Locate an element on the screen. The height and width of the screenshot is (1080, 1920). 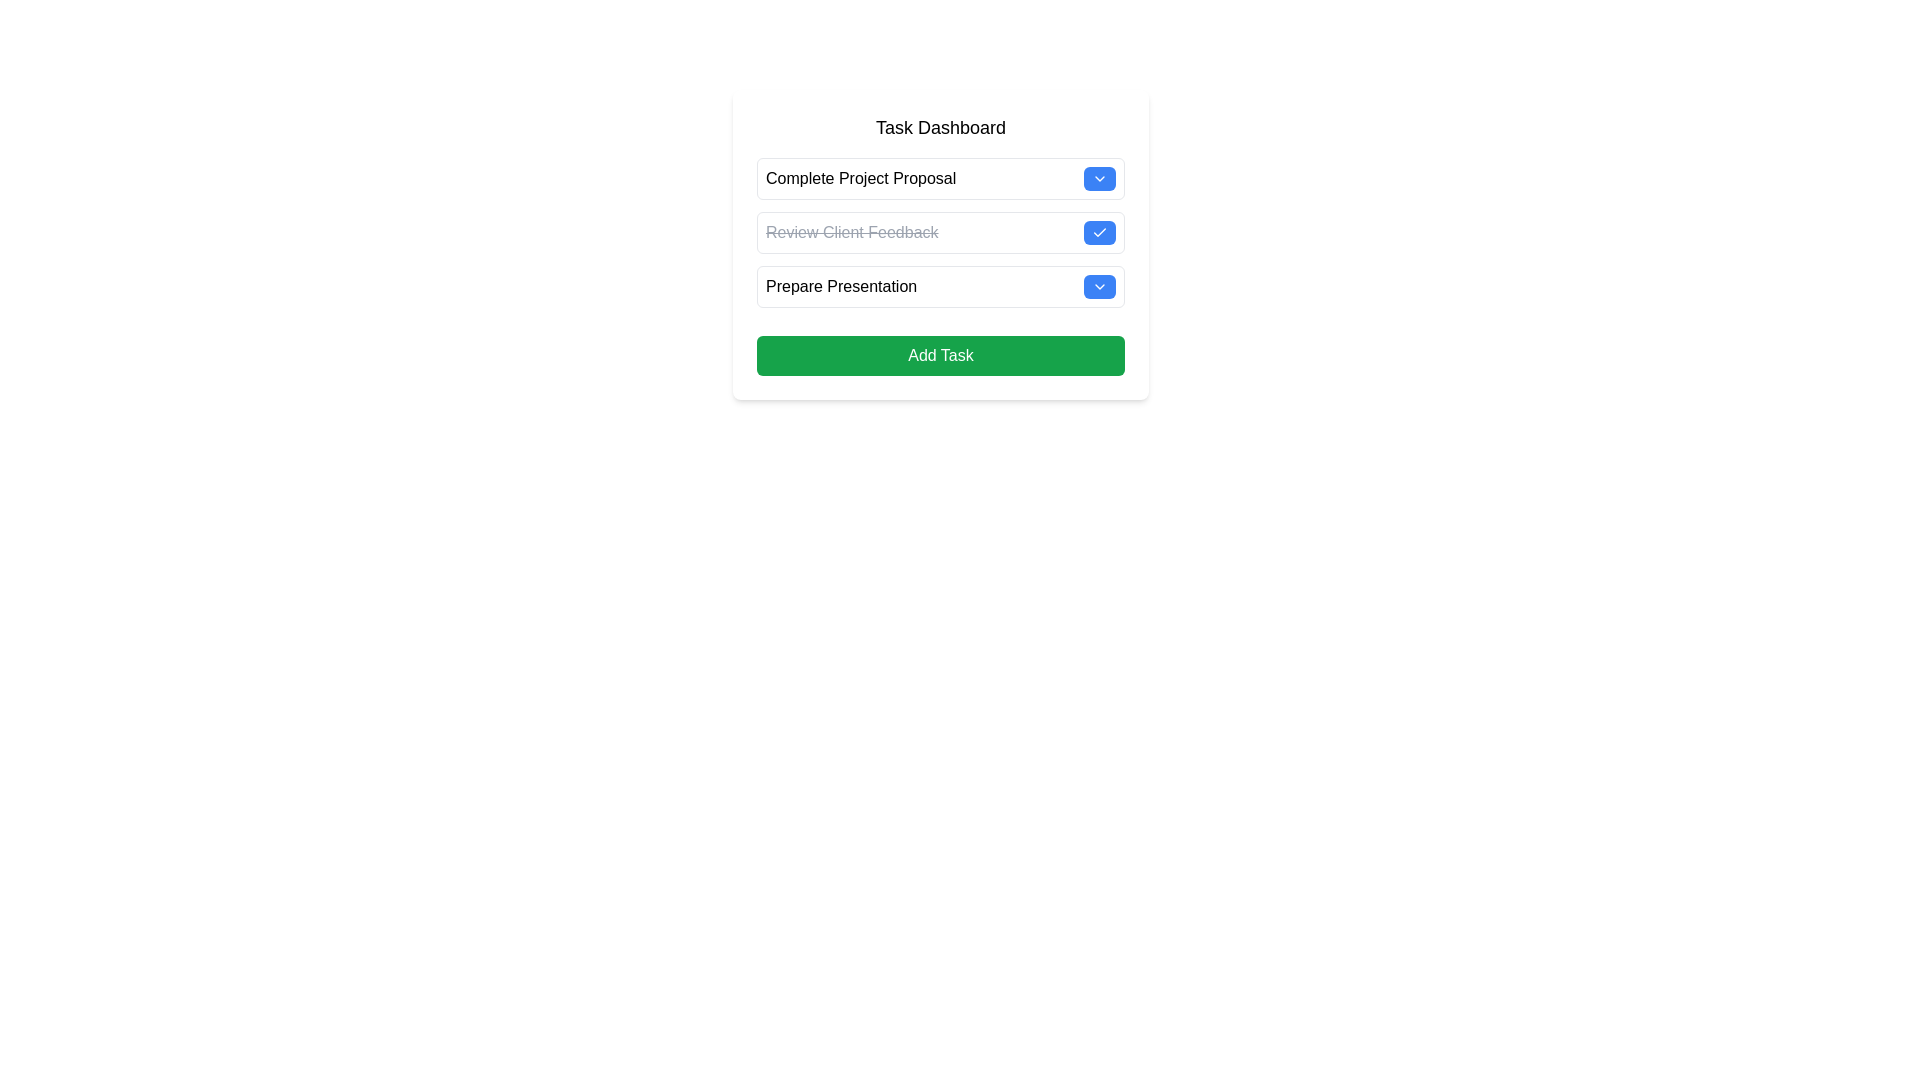
the text label that describes the task 'Complete Project Proposal' in the Task Dashboard, which is the first item in the list is located at coordinates (861, 177).